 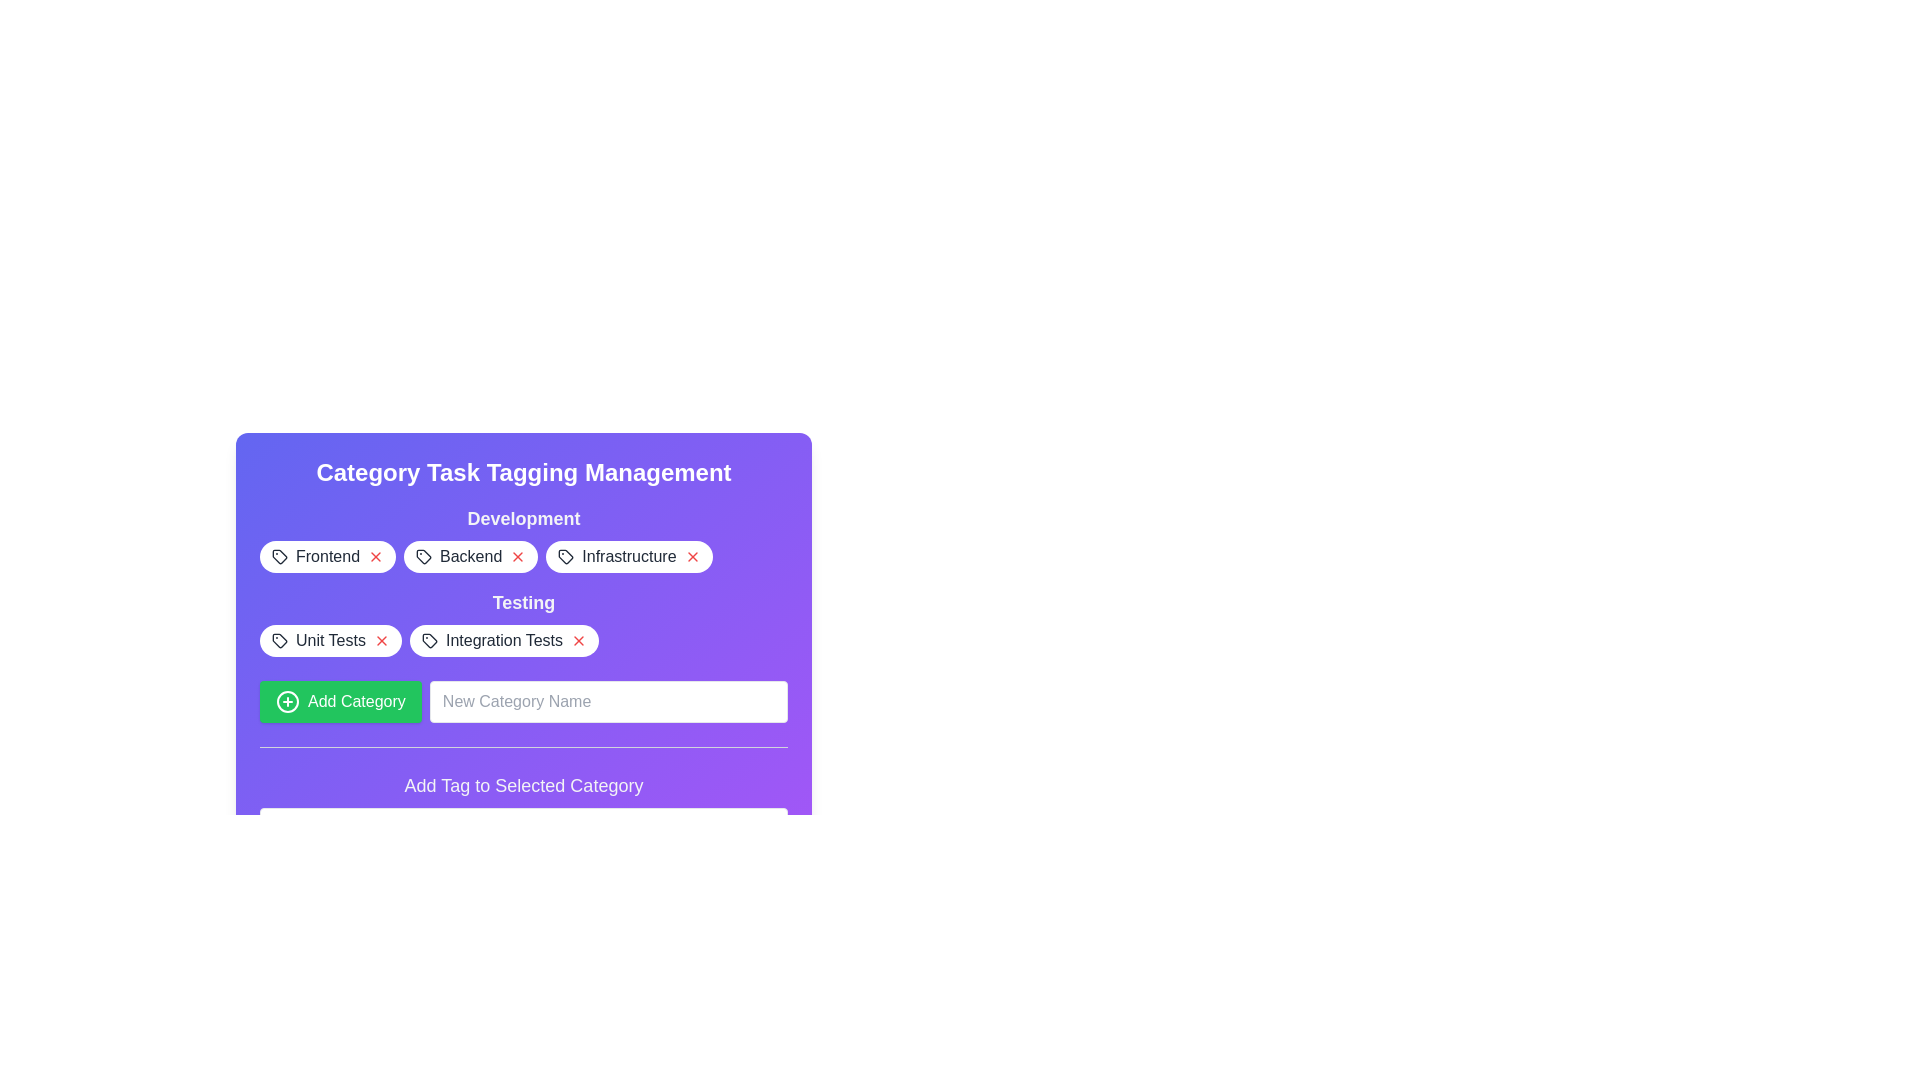 I want to click on the third selectable and removable tag component located under the 'Development' label, so click(x=628, y=556).